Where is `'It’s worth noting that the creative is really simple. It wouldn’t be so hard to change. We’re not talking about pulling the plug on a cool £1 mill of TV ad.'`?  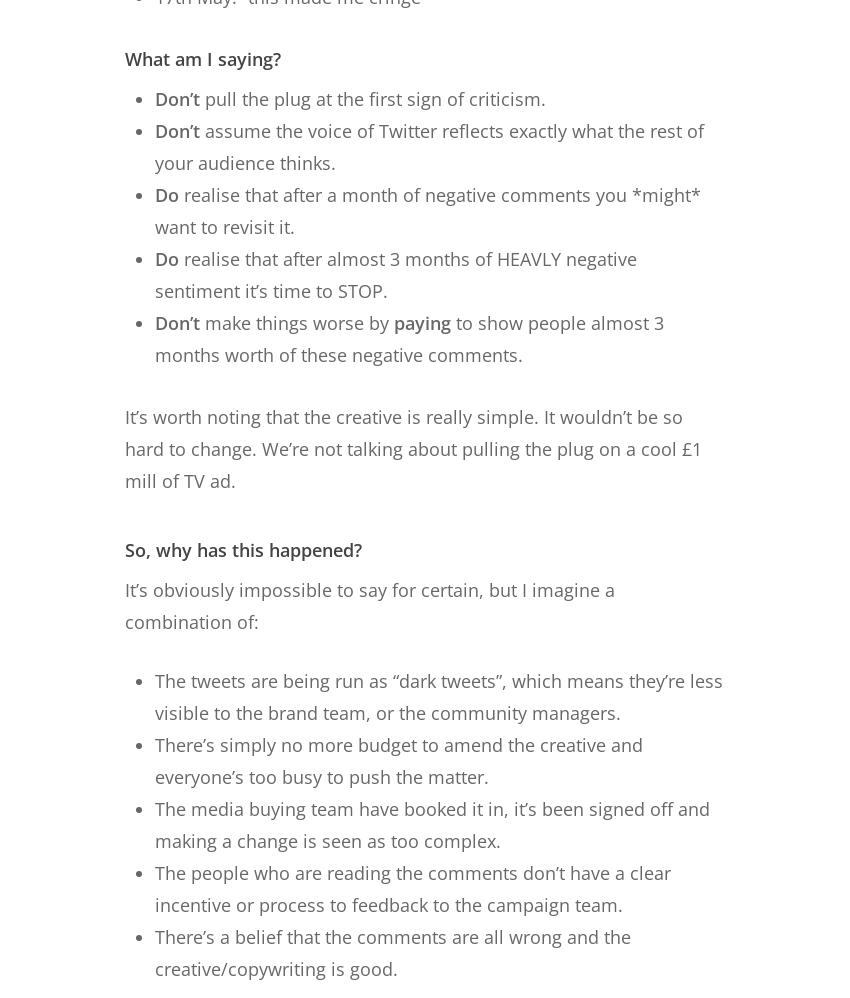
'It’s worth noting that the creative is really simple. It wouldn’t be so hard to change. We’re not talking about pulling the plug on a cool £1 mill of TV ad.' is located at coordinates (413, 448).